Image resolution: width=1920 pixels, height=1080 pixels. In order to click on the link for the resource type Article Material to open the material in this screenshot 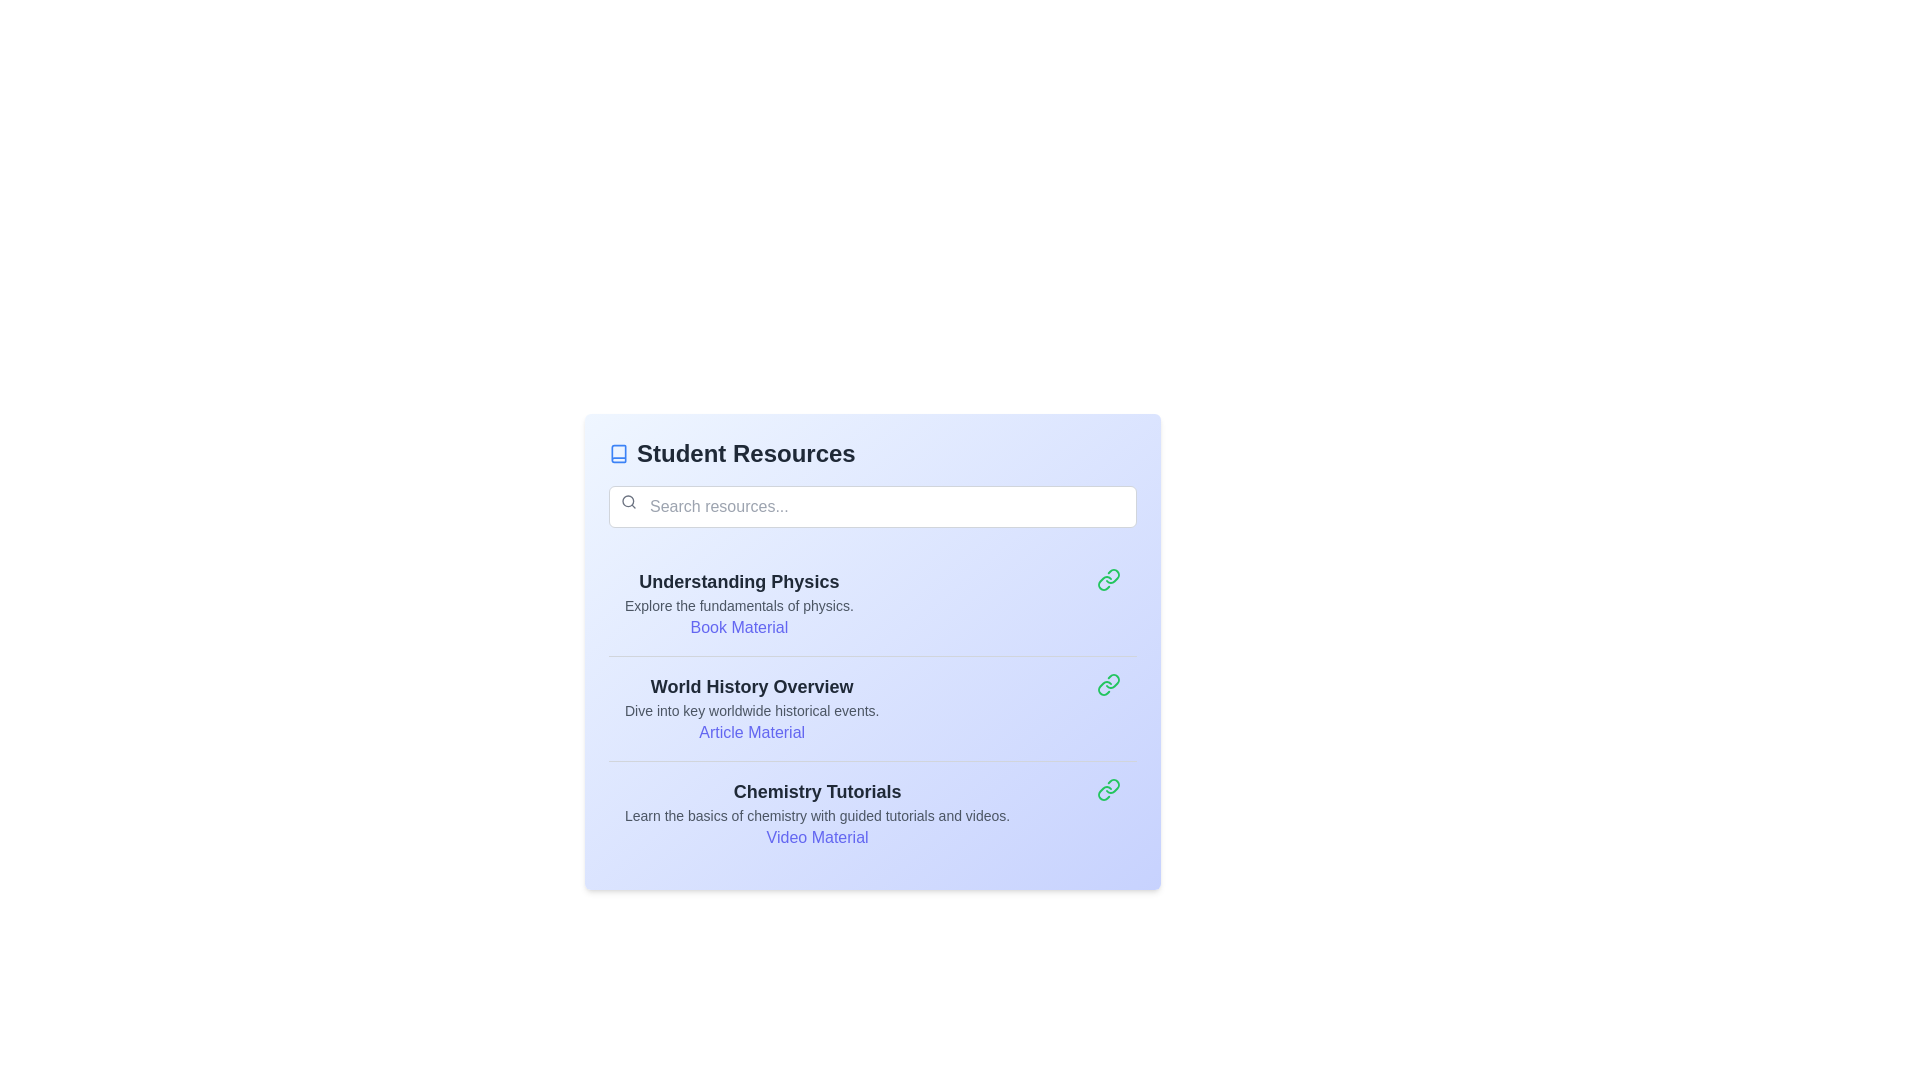, I will do `click(751, 732)`.